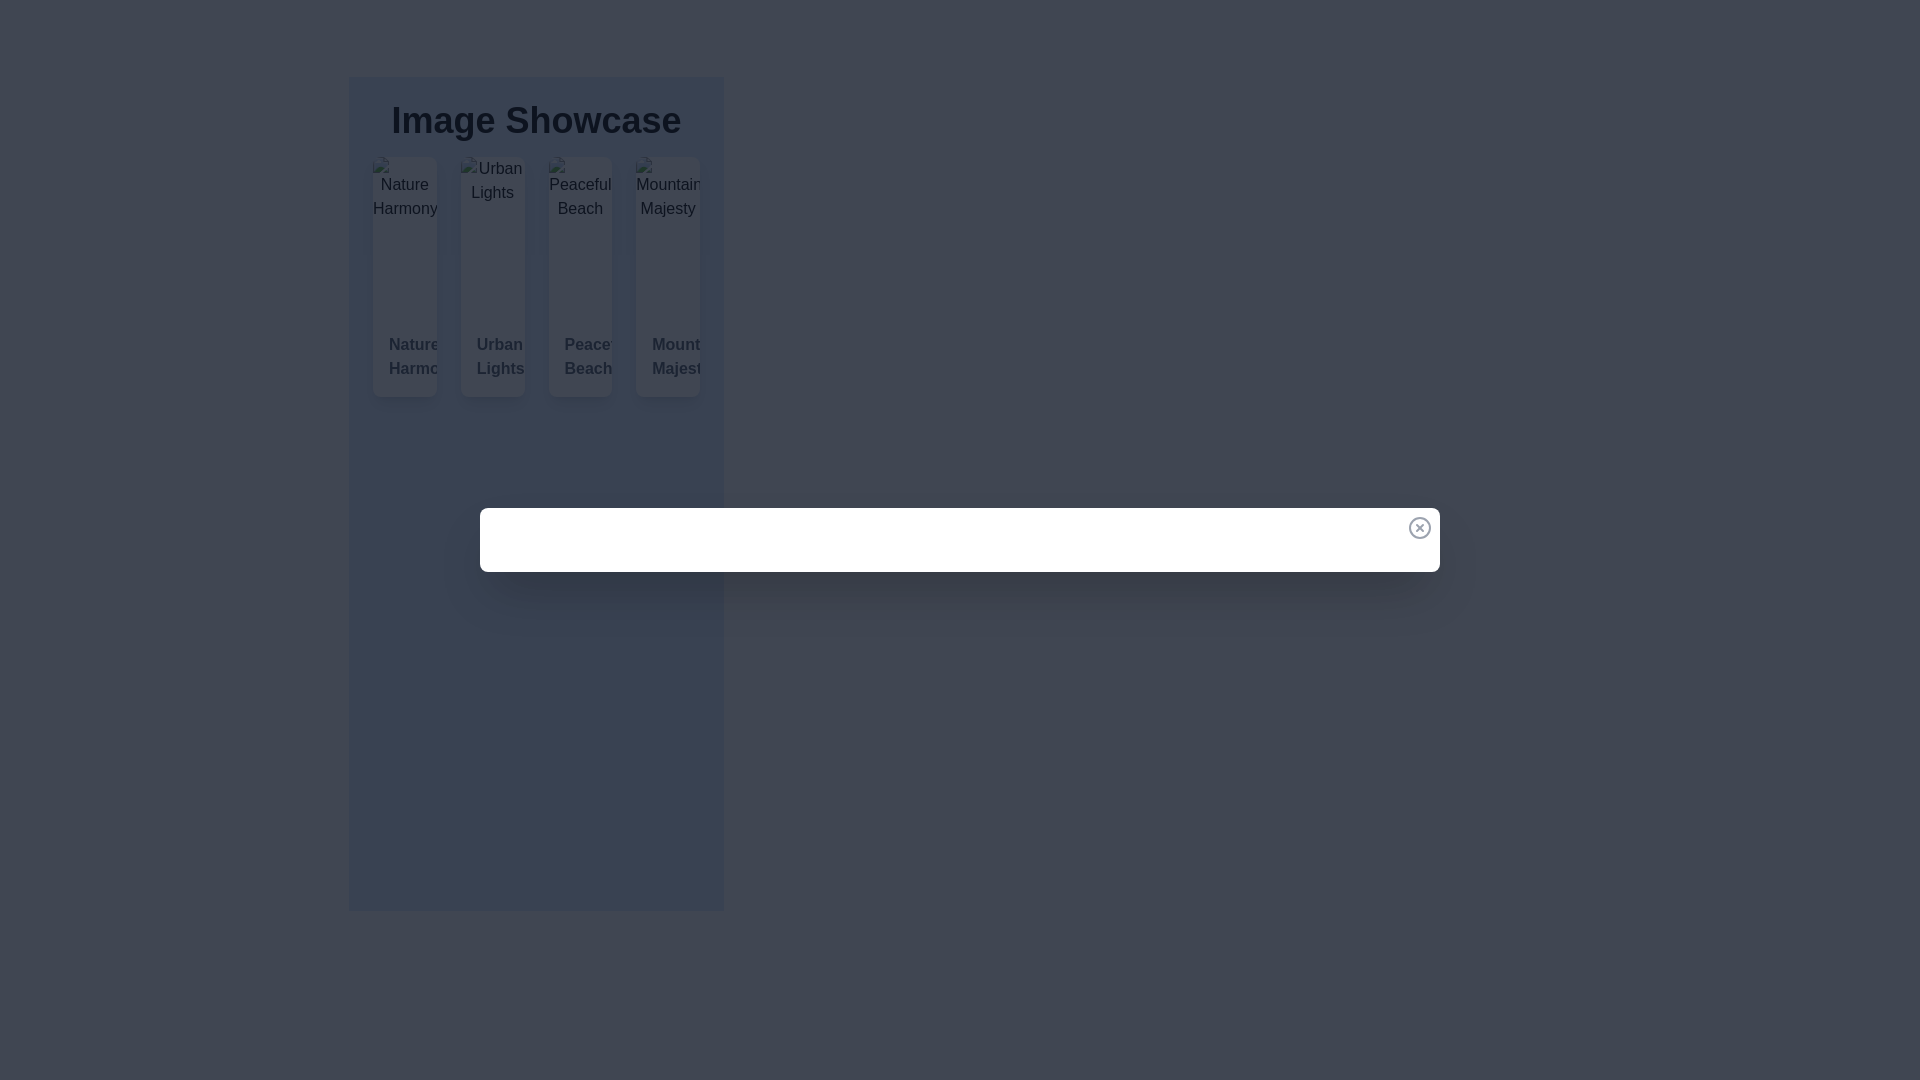 The height and width of the screenshot is (1080, 1920). Describe the element at coordinates (403, 356) in the screenshot. I see `the Text Label indicating the title or name of the first image card in the showcase` at that location.